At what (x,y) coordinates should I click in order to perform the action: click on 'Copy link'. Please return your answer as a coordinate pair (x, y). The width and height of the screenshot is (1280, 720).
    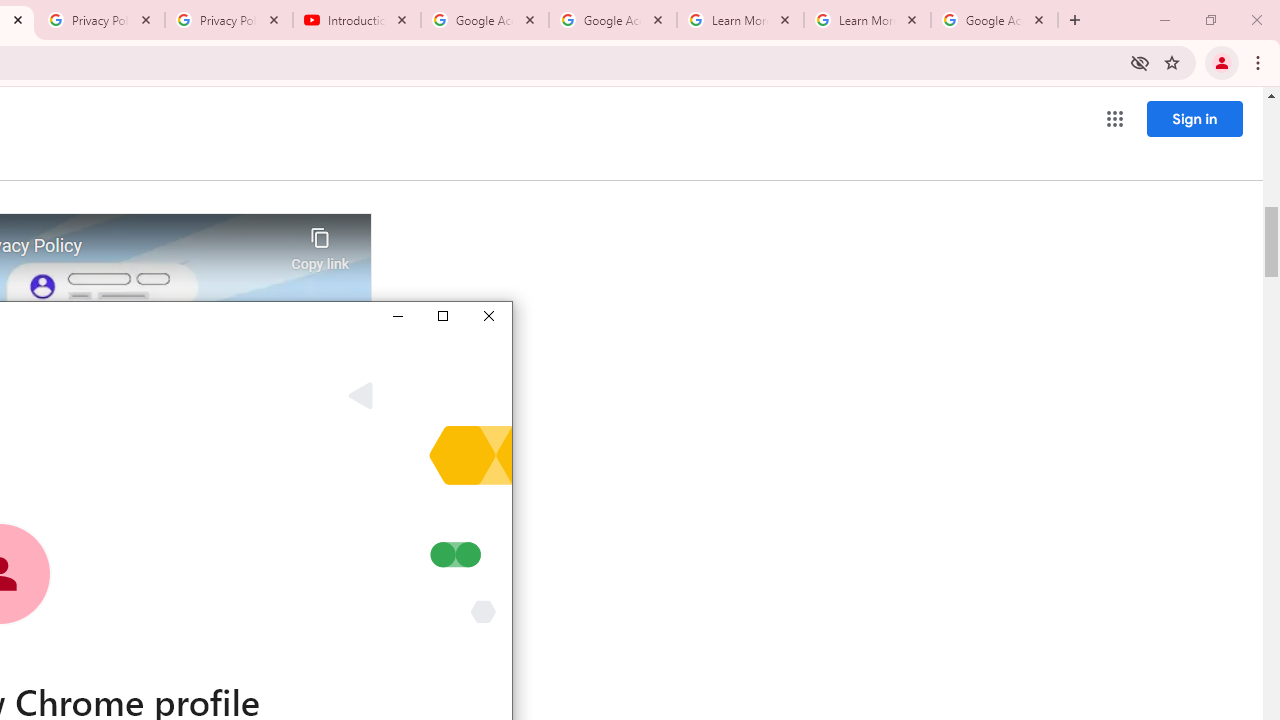
    Looking at the image, I should click on (320, 243).